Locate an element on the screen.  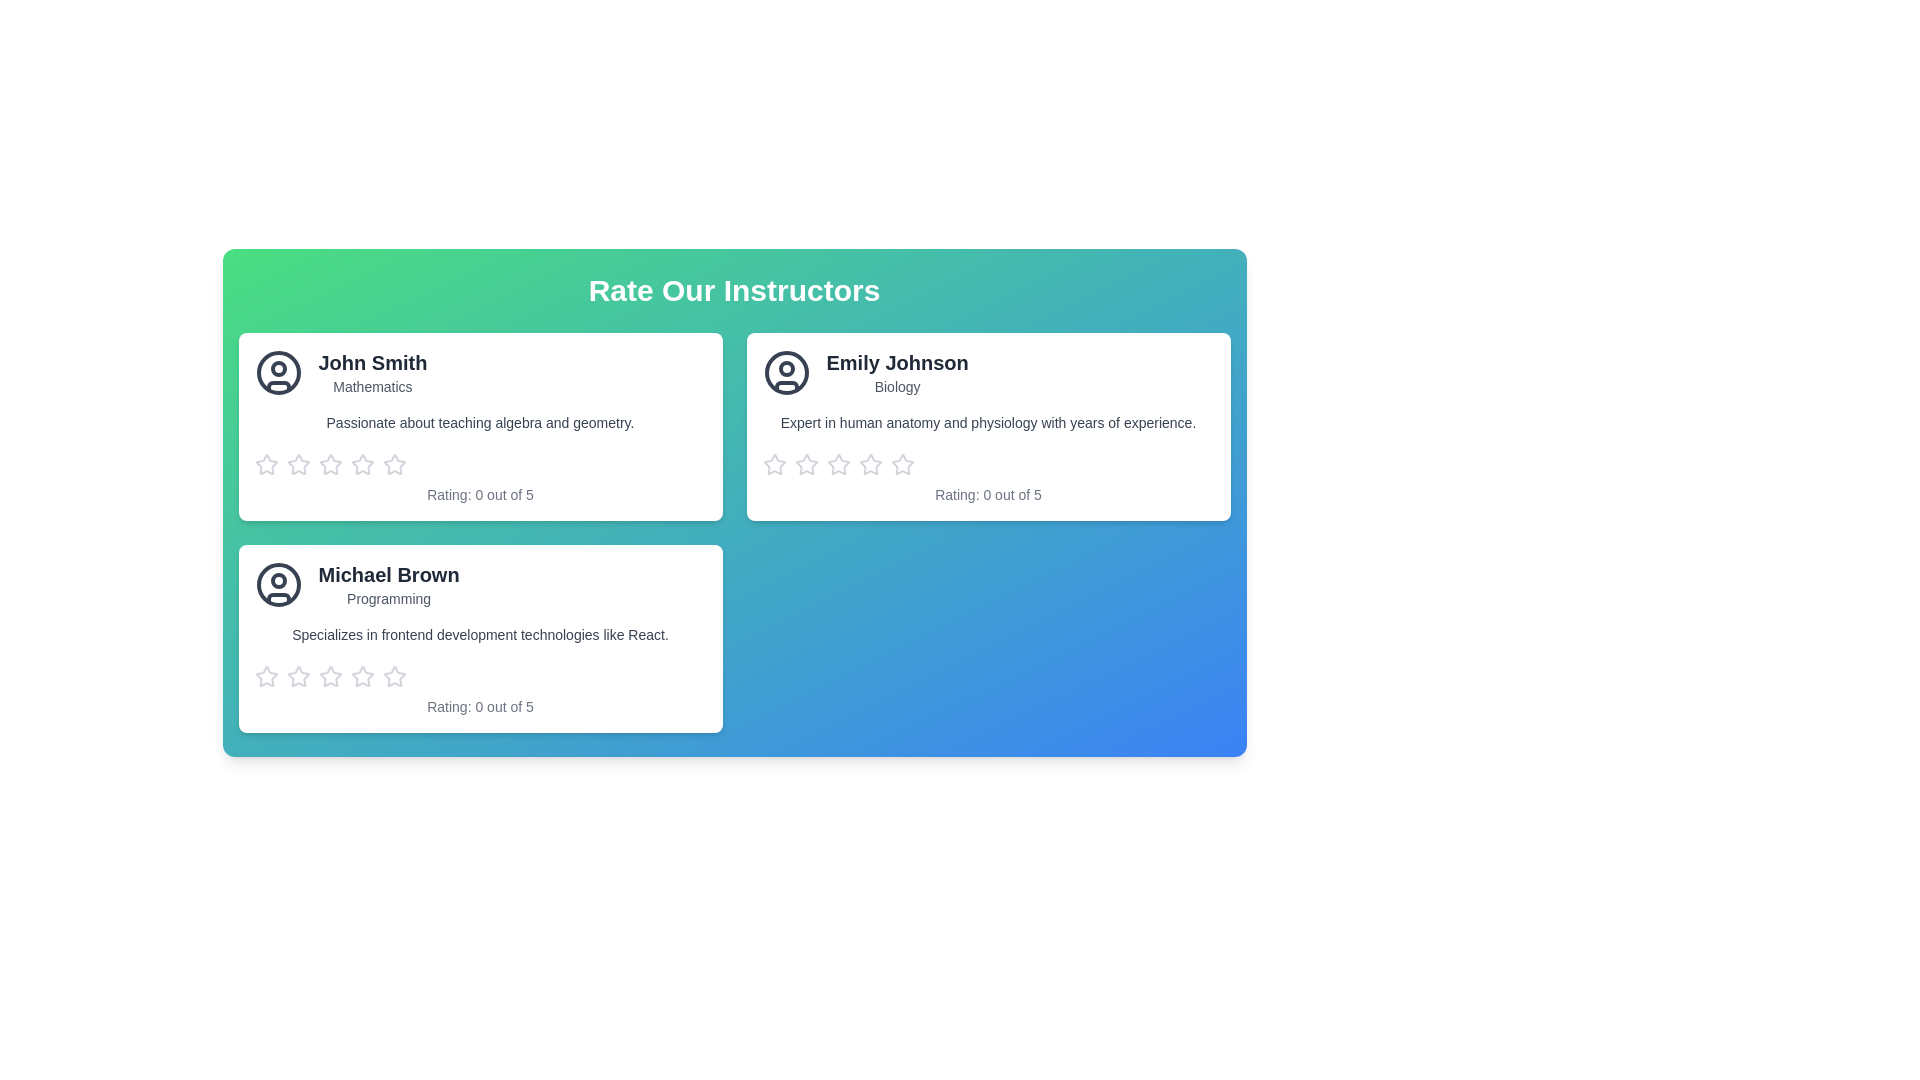
text in the combined header element about 'Michael Brown' with the title 'Programming' is located at coordinates (388, 585).